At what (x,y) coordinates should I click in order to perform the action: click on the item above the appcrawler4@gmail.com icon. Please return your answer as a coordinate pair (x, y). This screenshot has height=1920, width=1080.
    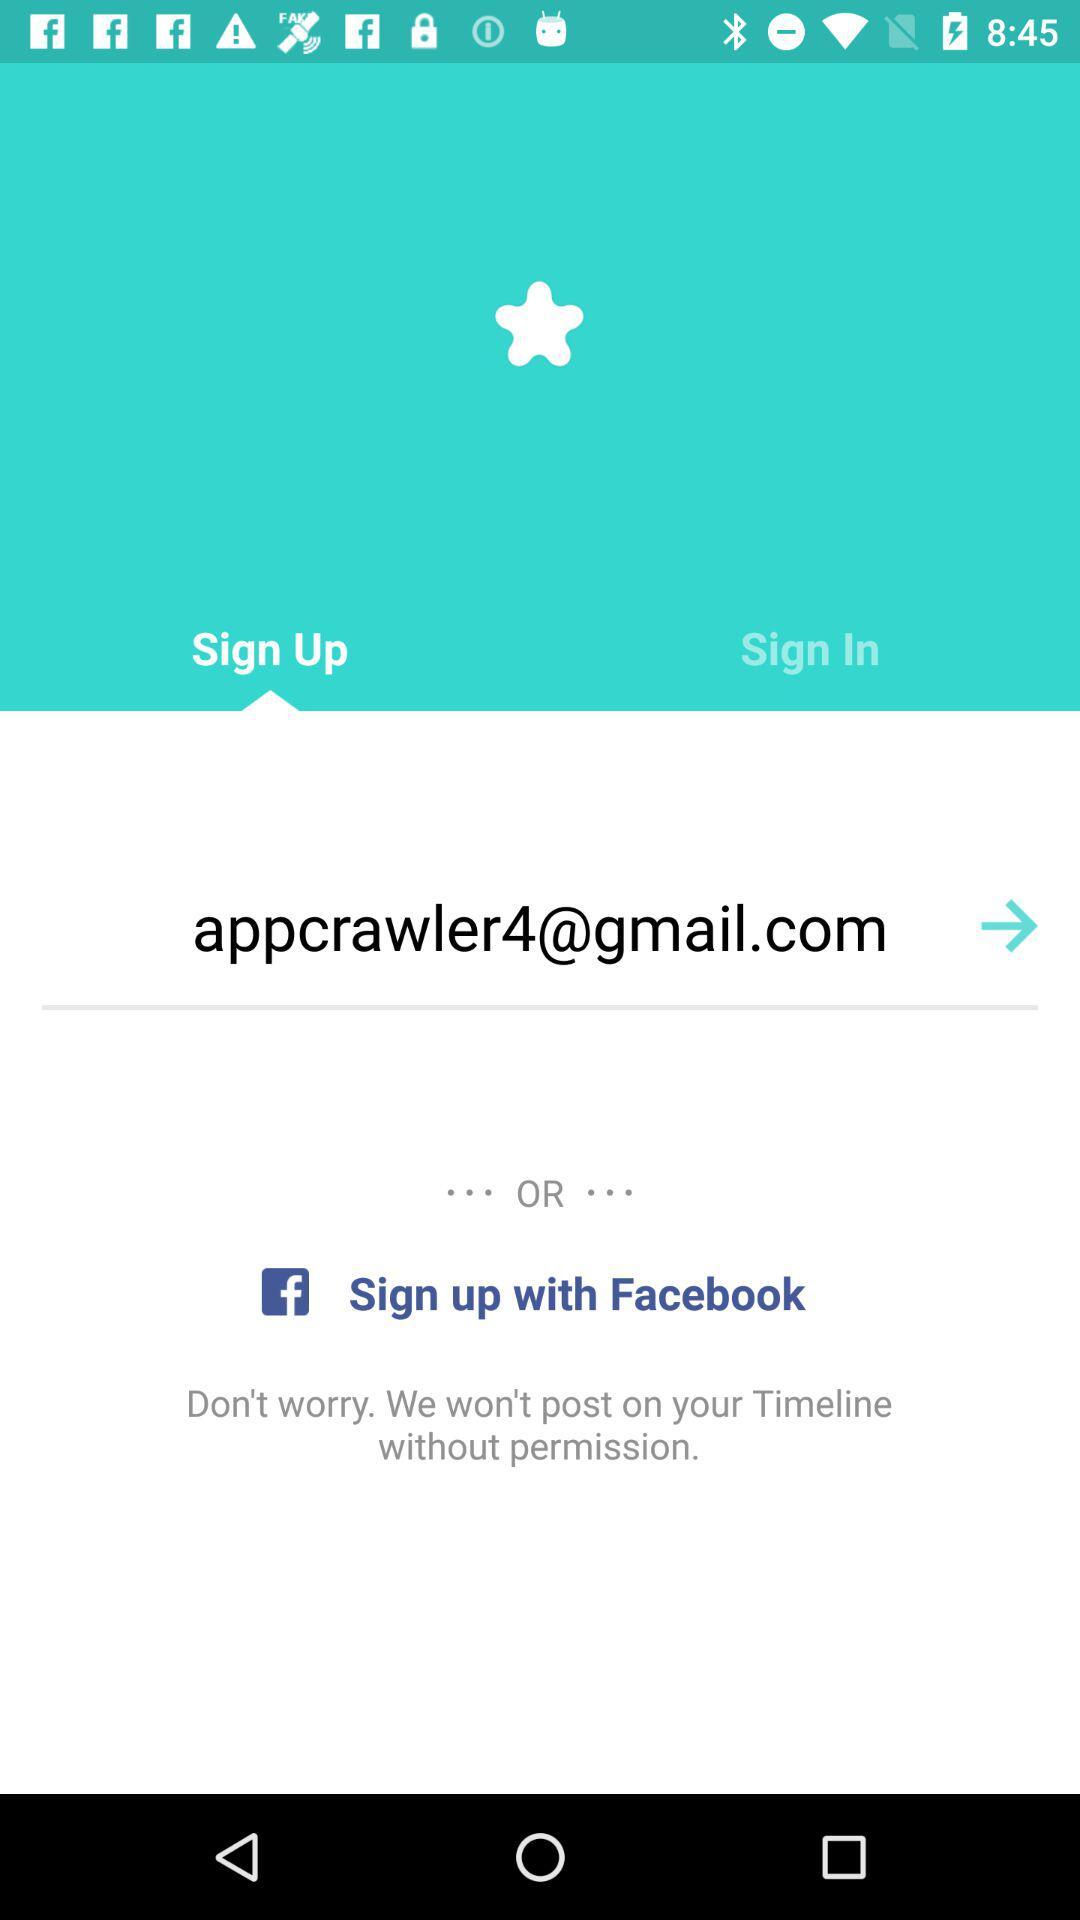
    Looking at the image, I should click on (810, 648).